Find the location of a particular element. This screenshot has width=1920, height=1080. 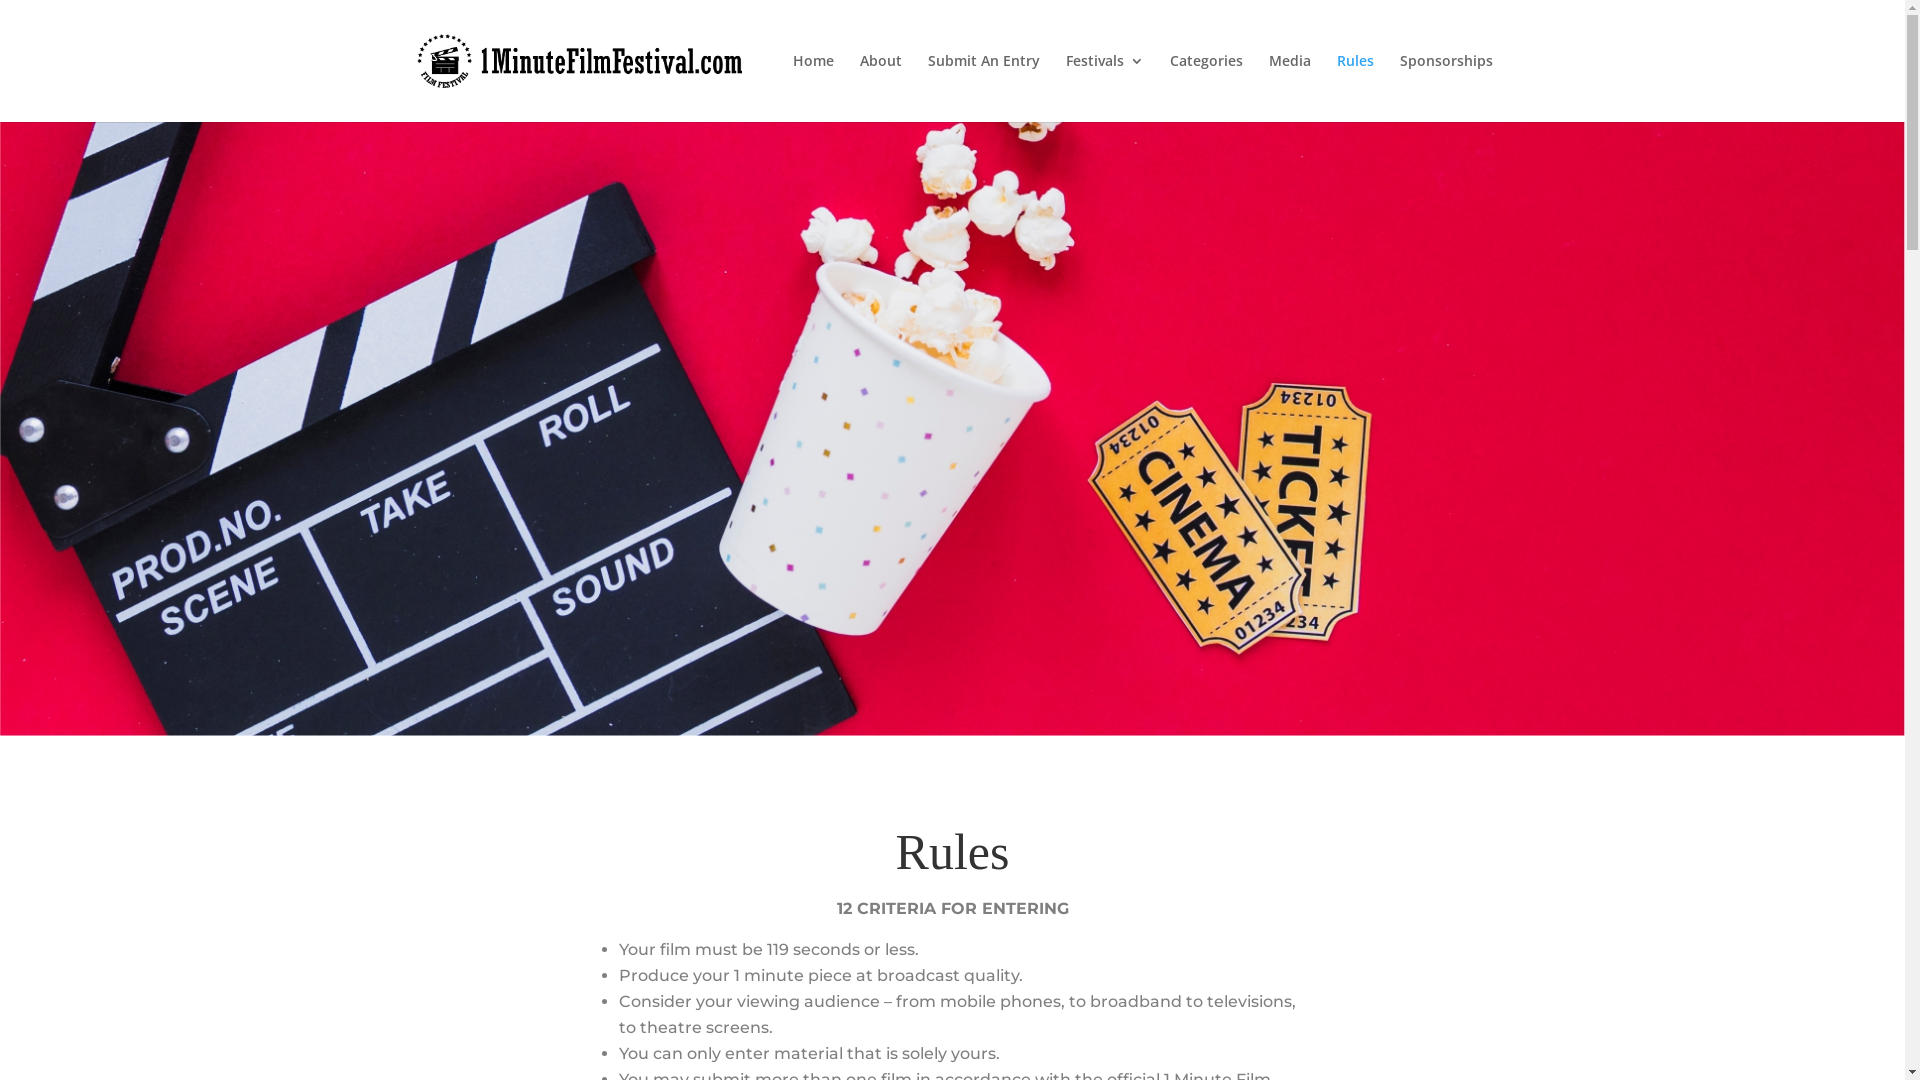

'Festivals' is located at coordinates (1064, 87).